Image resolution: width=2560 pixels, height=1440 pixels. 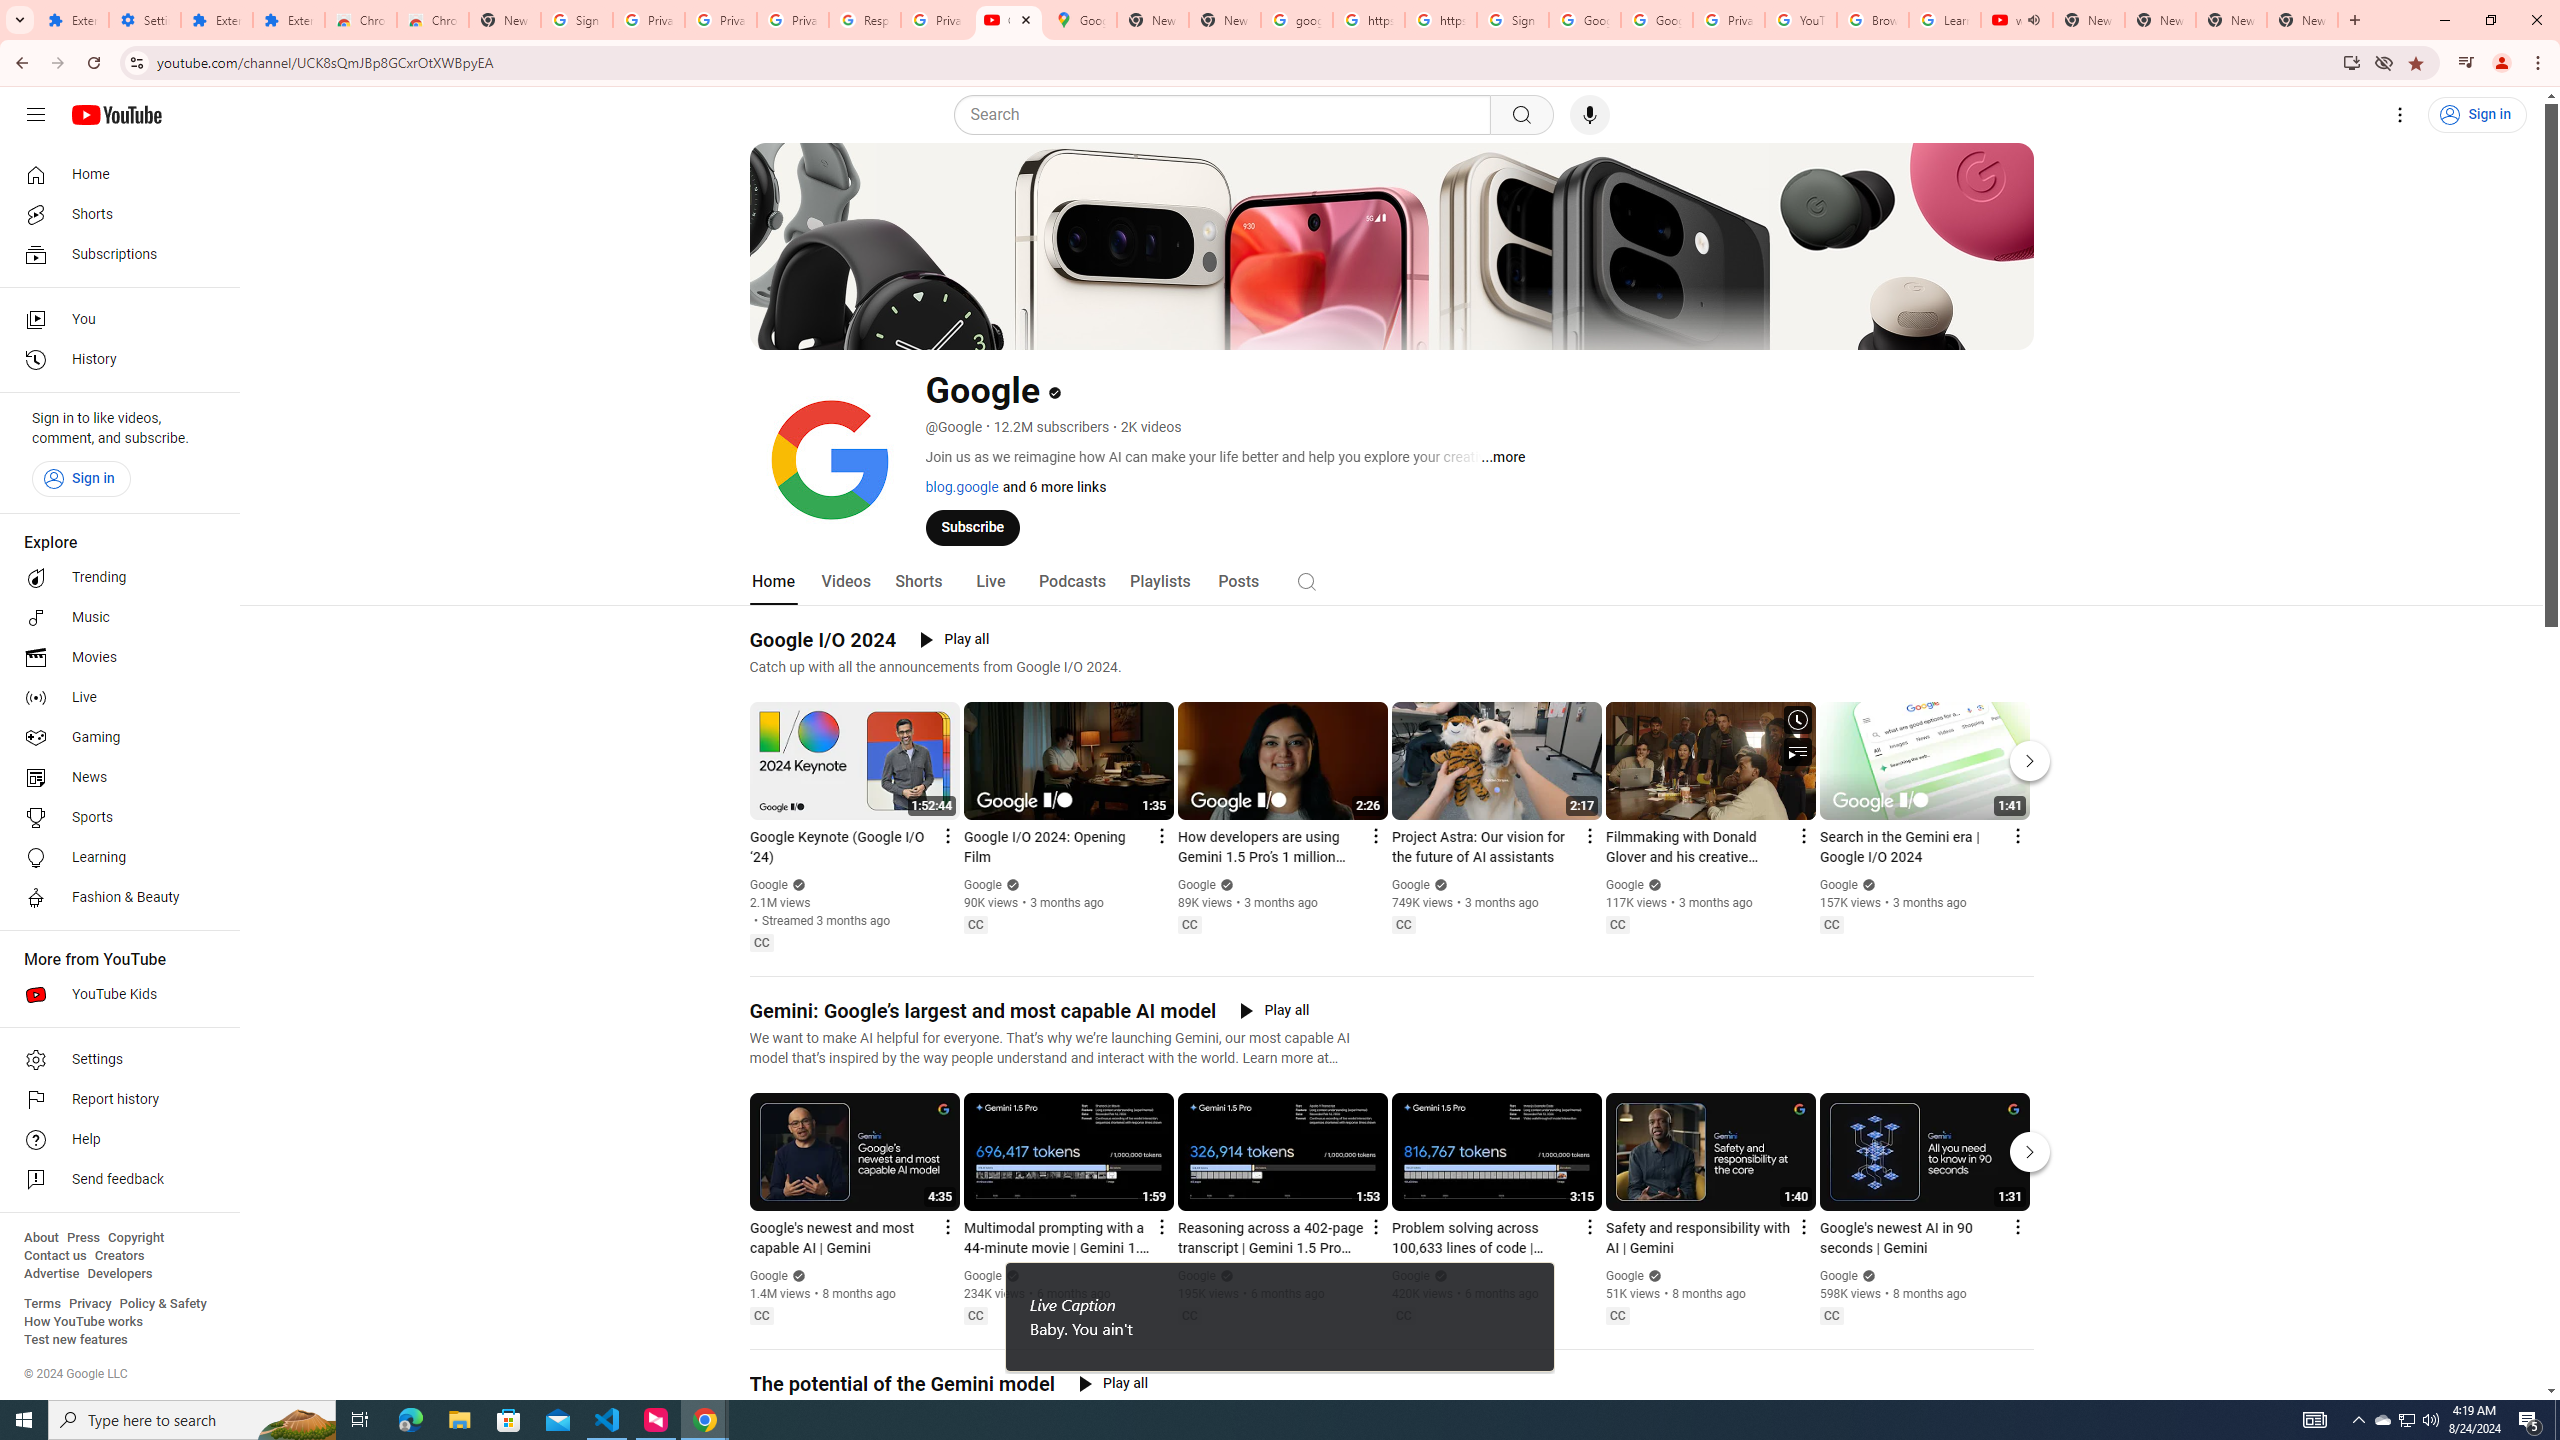 What do you see at coordinates (971, 526) in the screenshot?
I see `'Subscribe'` at bounding box center [971, 526].